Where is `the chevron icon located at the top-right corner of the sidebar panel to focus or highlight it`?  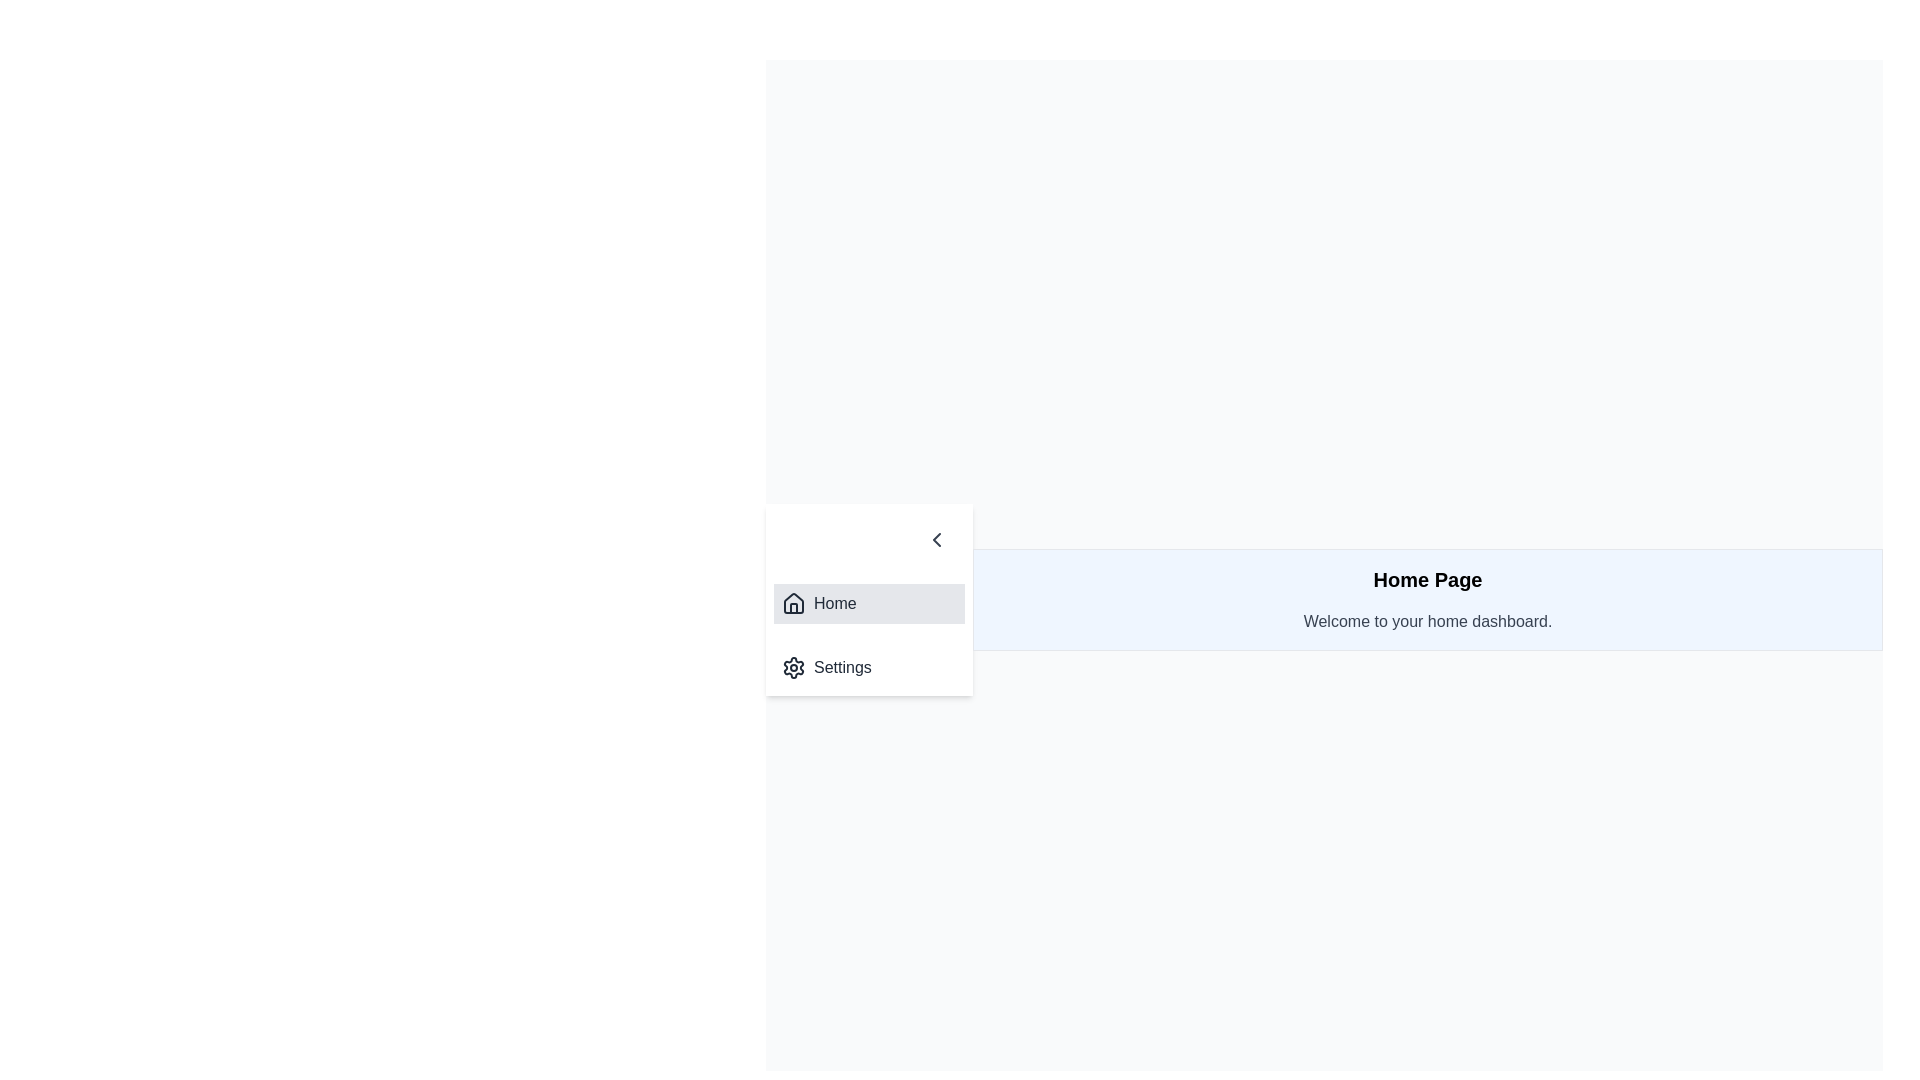 the chevron icon located at the top-right corner of the sidebar panel to focus or highlight it is located at coordinates (936, 540).